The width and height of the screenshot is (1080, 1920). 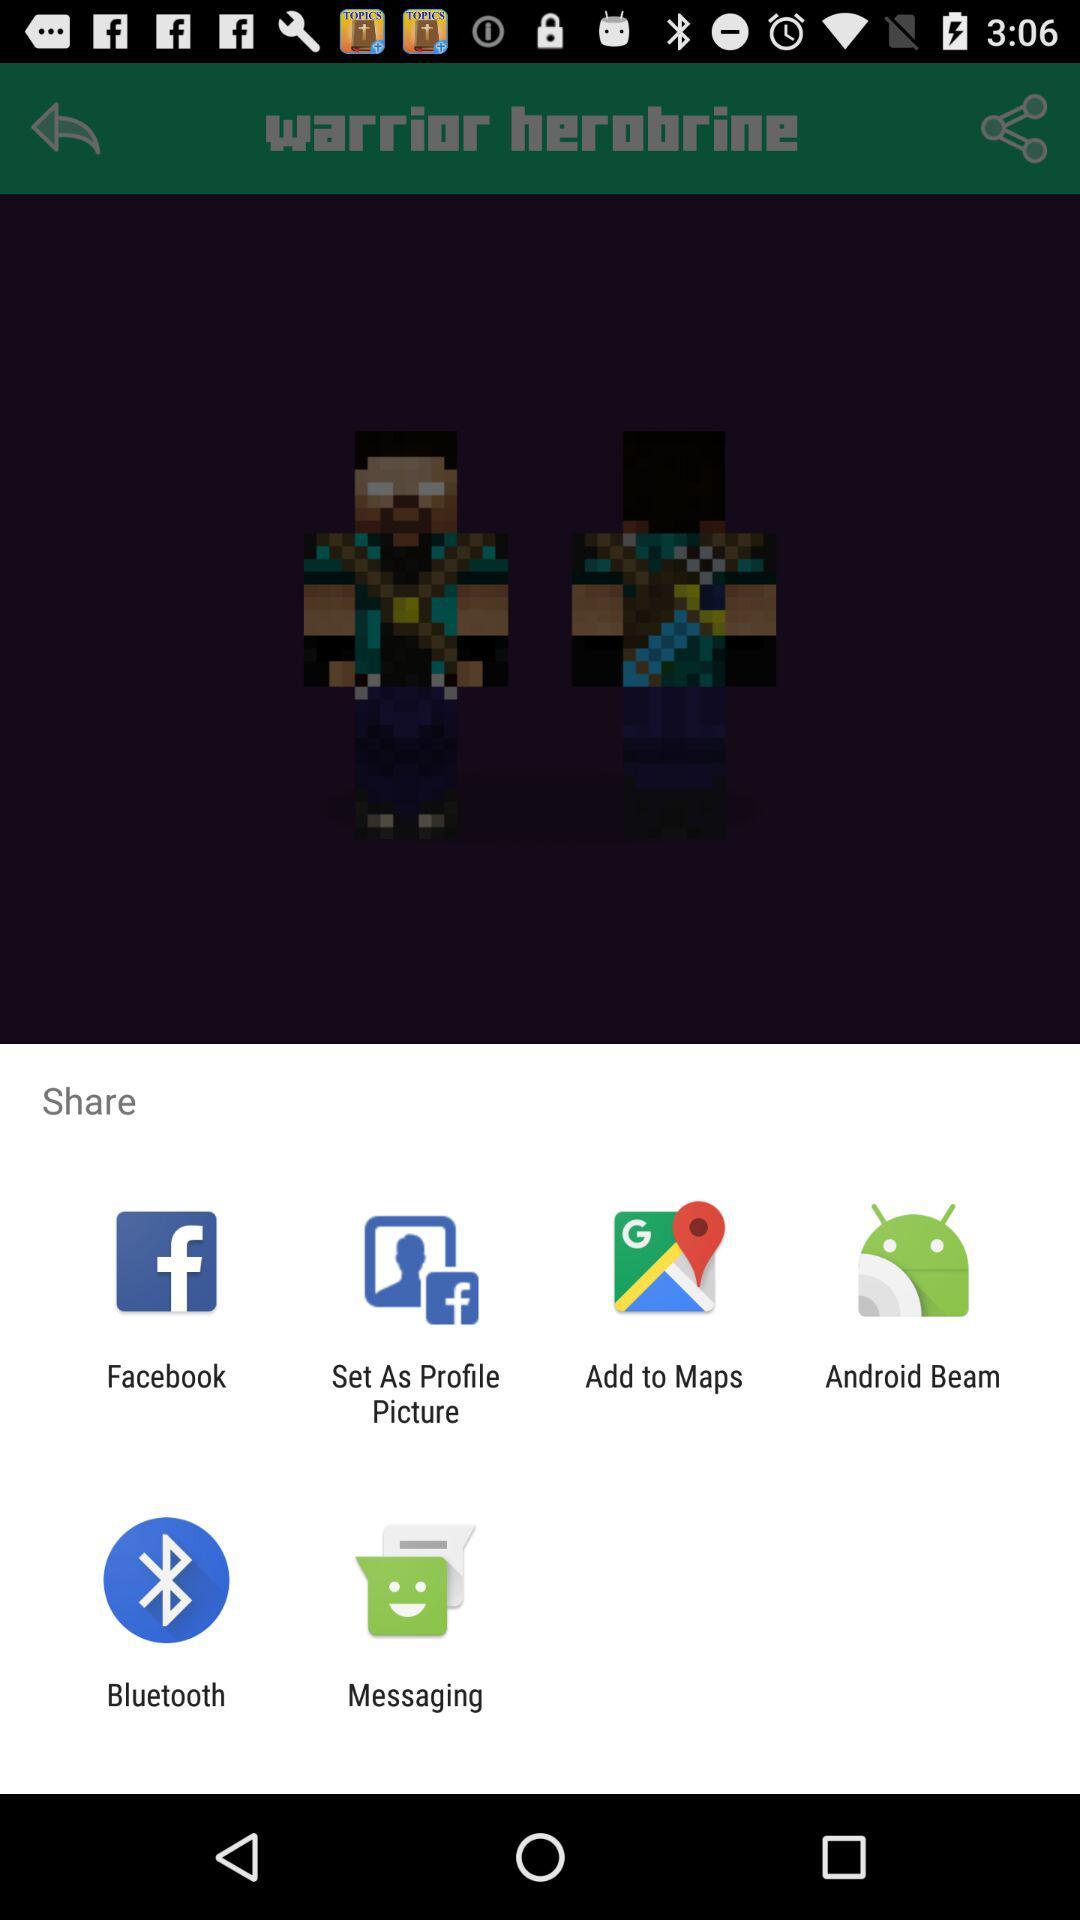 What do you see at coordinates (664, 1392) in the screenshot?
I see `the icon to the right of the set as profile icon` at bounding box center [664, 1392].